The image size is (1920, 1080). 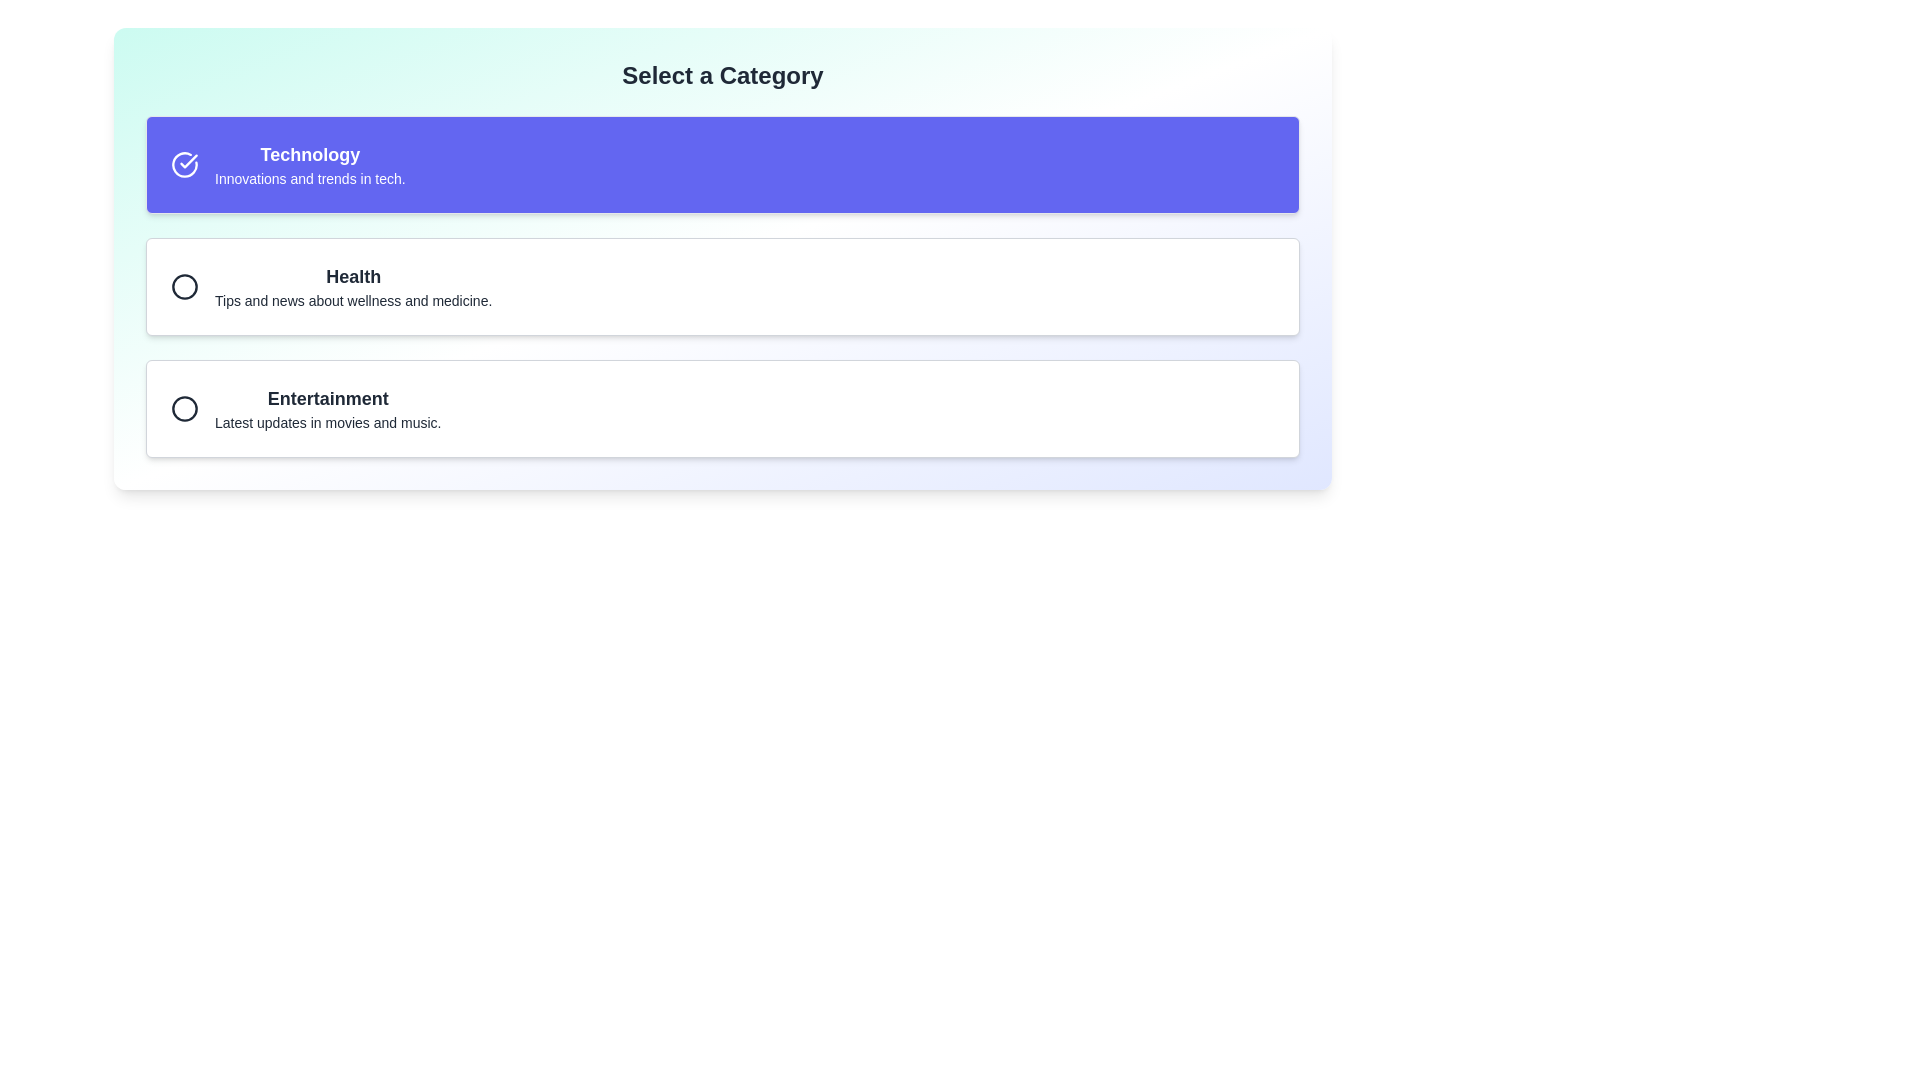 What do you see at coordinates (353, 286) in the screenshot?
I see `the 'Health' text field` at bounding box center [353, 286].